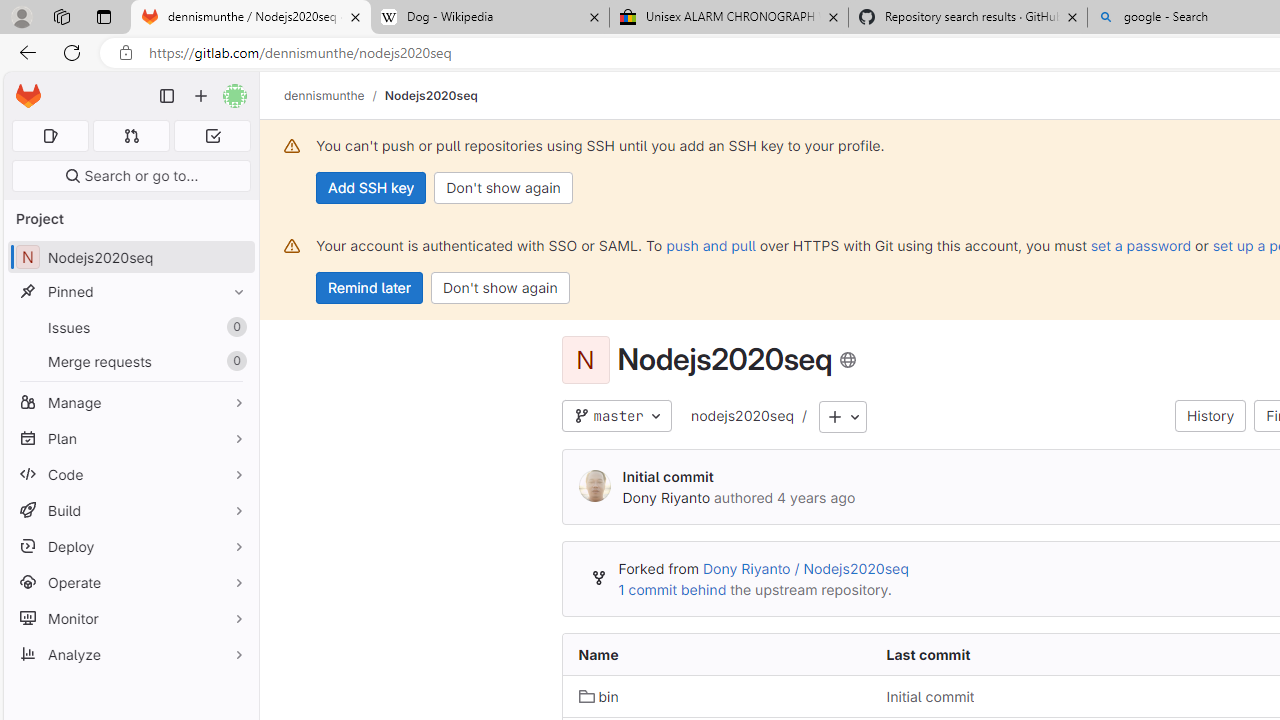 The width and height of the screenshot is (1280, 720). Describe the element at coordinates (740, 416) in the screenshot. I see `'nodejs2020seq'` at that location.